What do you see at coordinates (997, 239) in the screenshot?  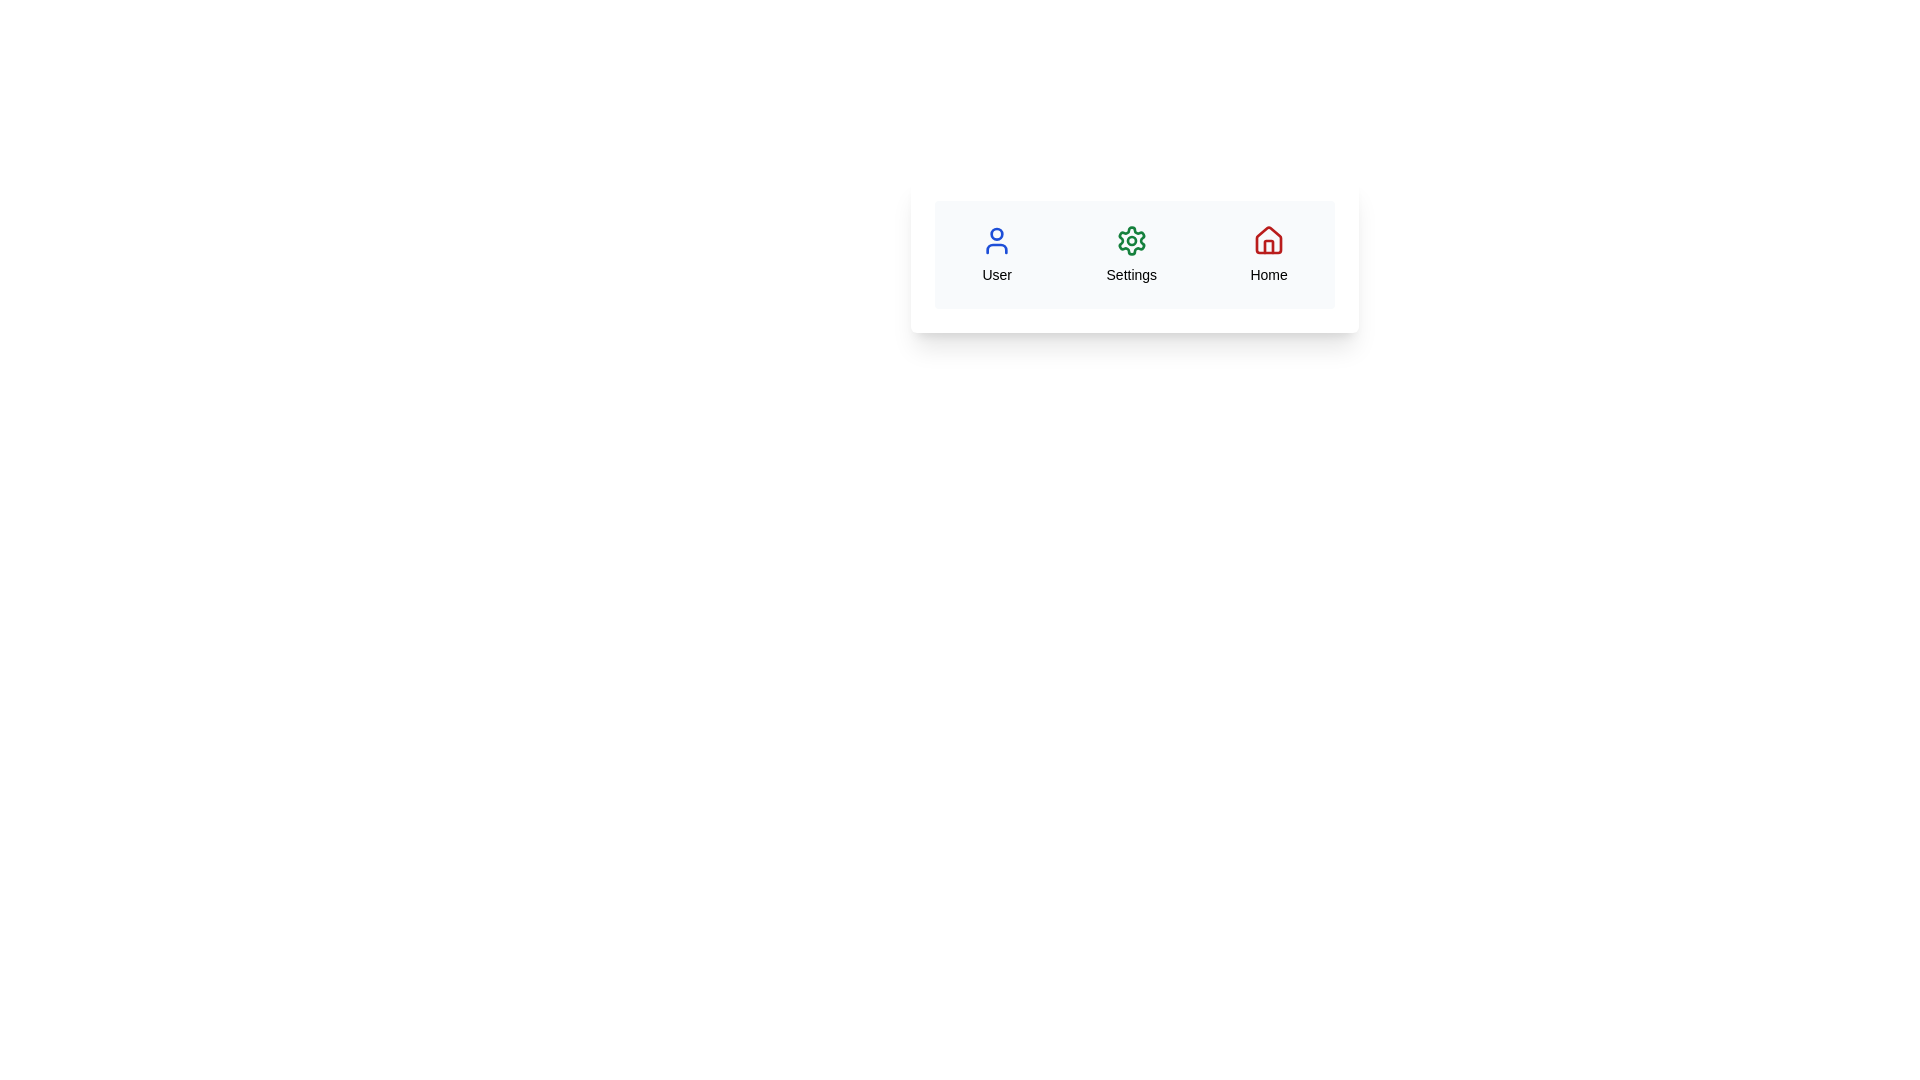 I see `the SVG icon element that represents the 'User' section, which is centrally positioned above the text 'User' in the first card of a horizontally aligned set of three cards` at bounding box center [997, 239].